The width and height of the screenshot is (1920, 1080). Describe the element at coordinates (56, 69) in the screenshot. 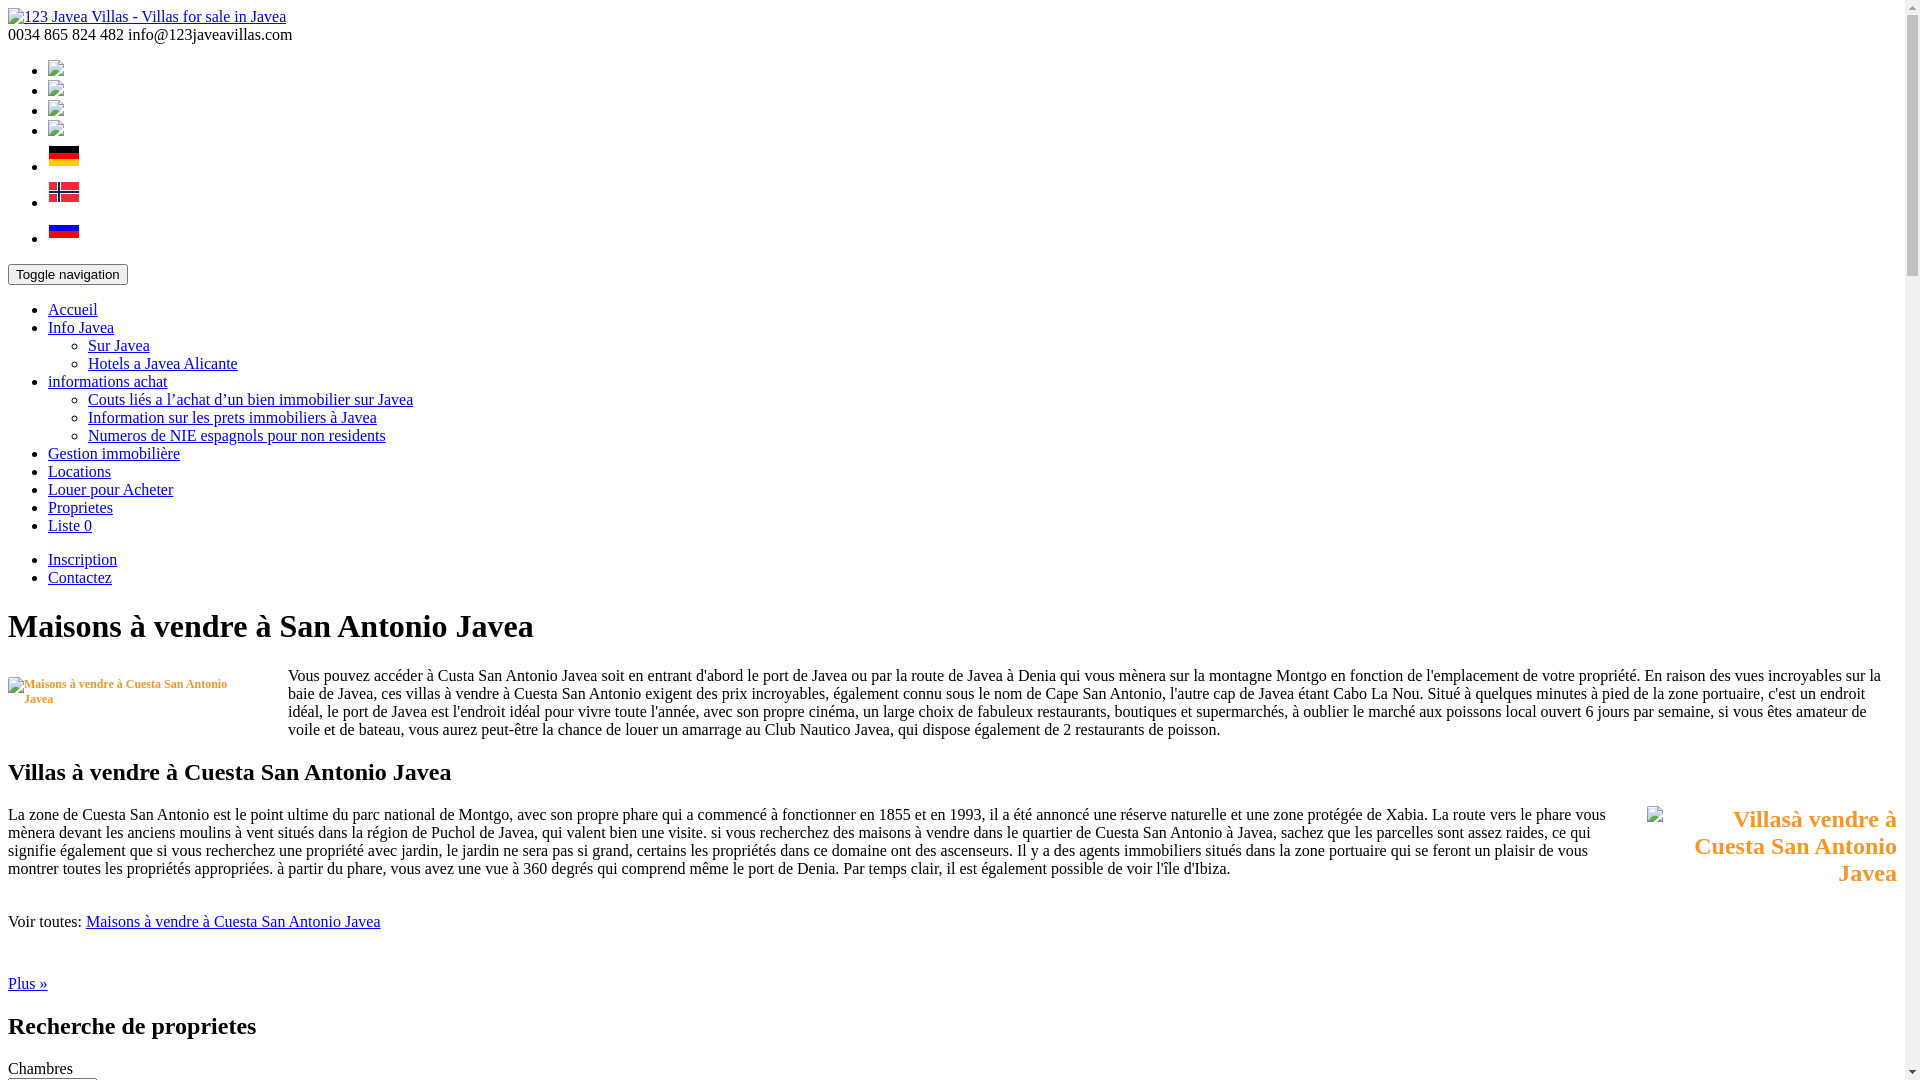

I see `'English'` at that location.